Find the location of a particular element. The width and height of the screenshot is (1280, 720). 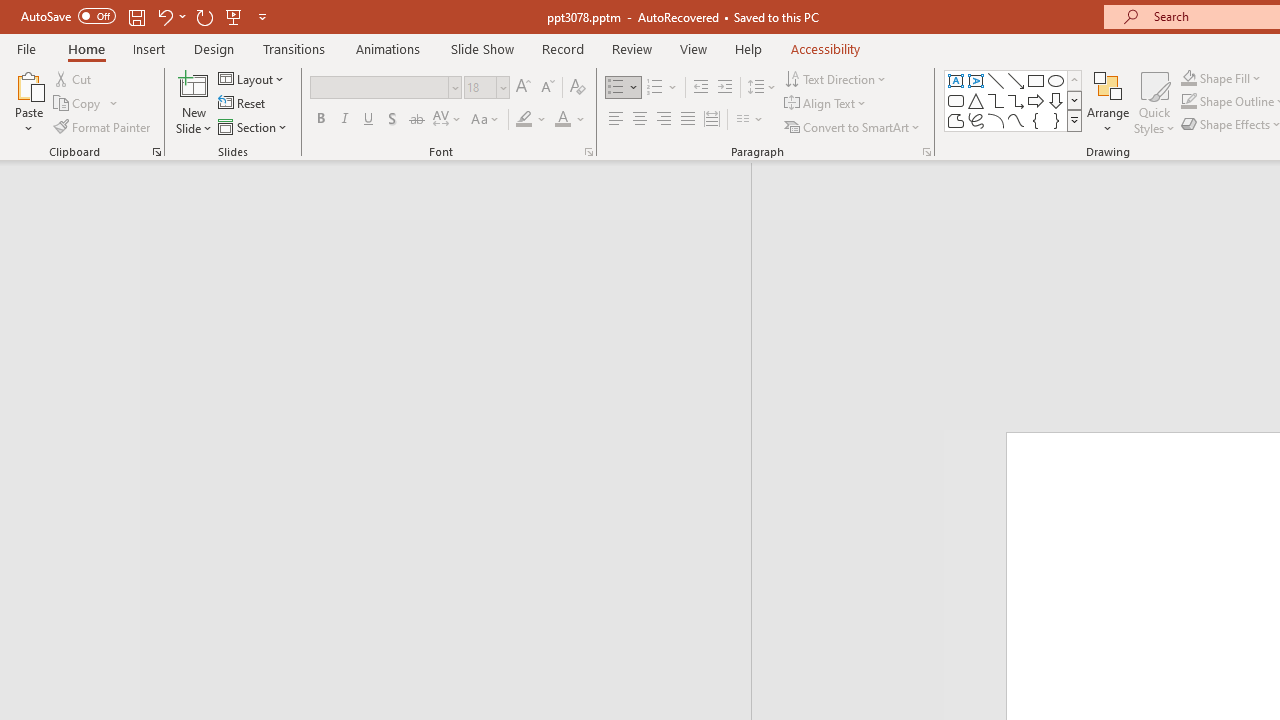

'Arrow: Right' is located at coordinates (1036, 100).